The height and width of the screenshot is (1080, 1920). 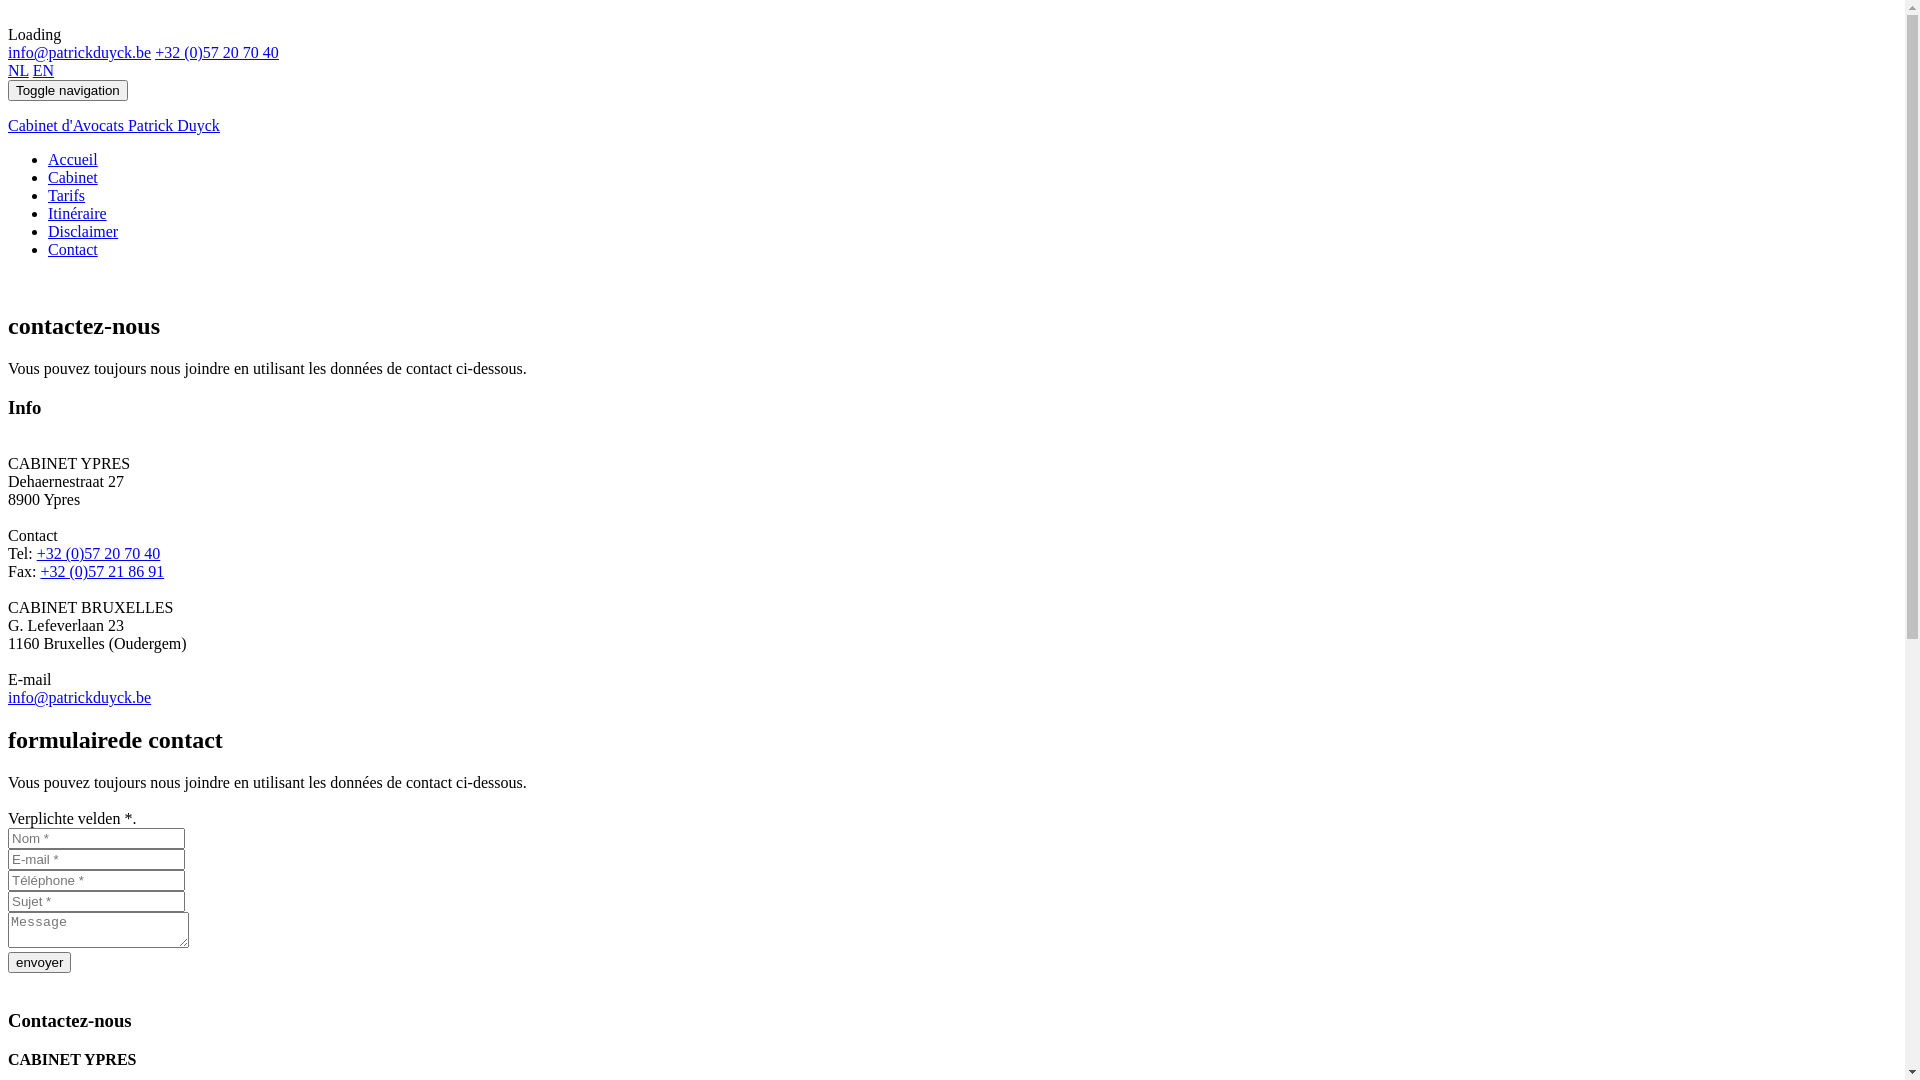 What do you see at coordinates (100, 571) in the screenshot?
I see `'+32 (0)57 21 86 91'` at bounding box center [100, 571].